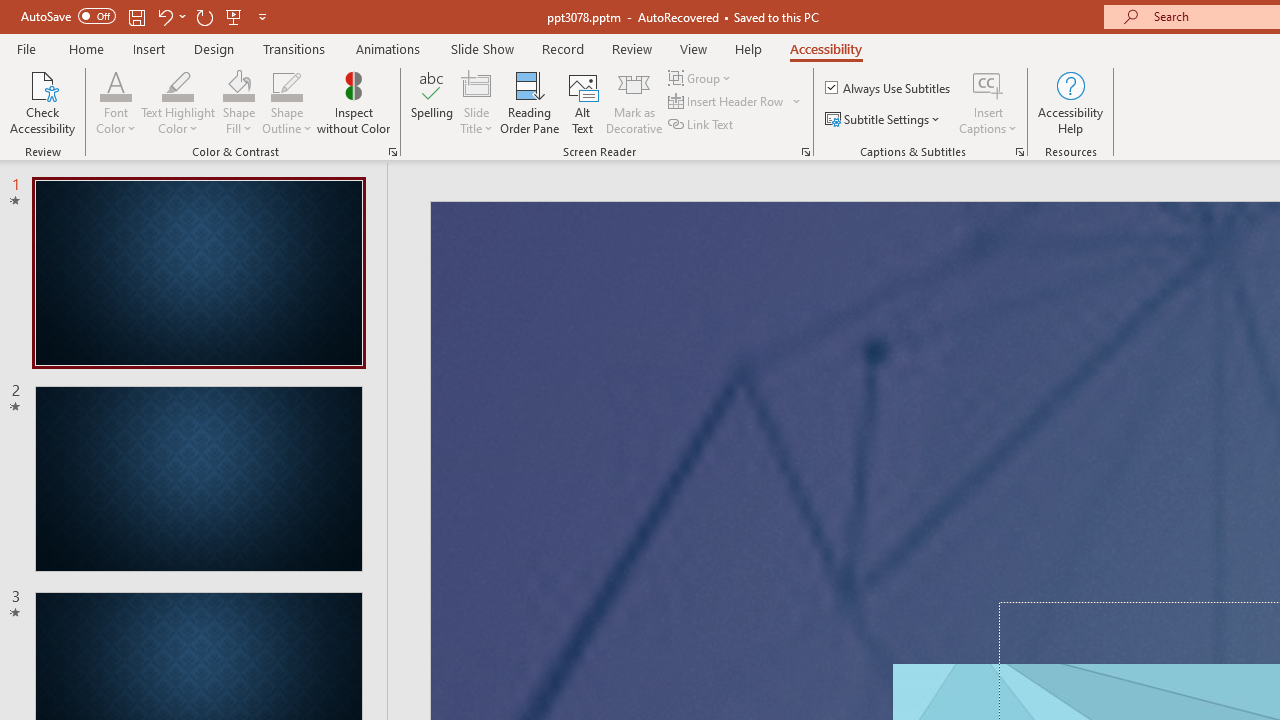 The image size is (1280, 720). Describe the element at coordinates (805, 150) in the screenshot. I see `'Screen Reader'` at that location.